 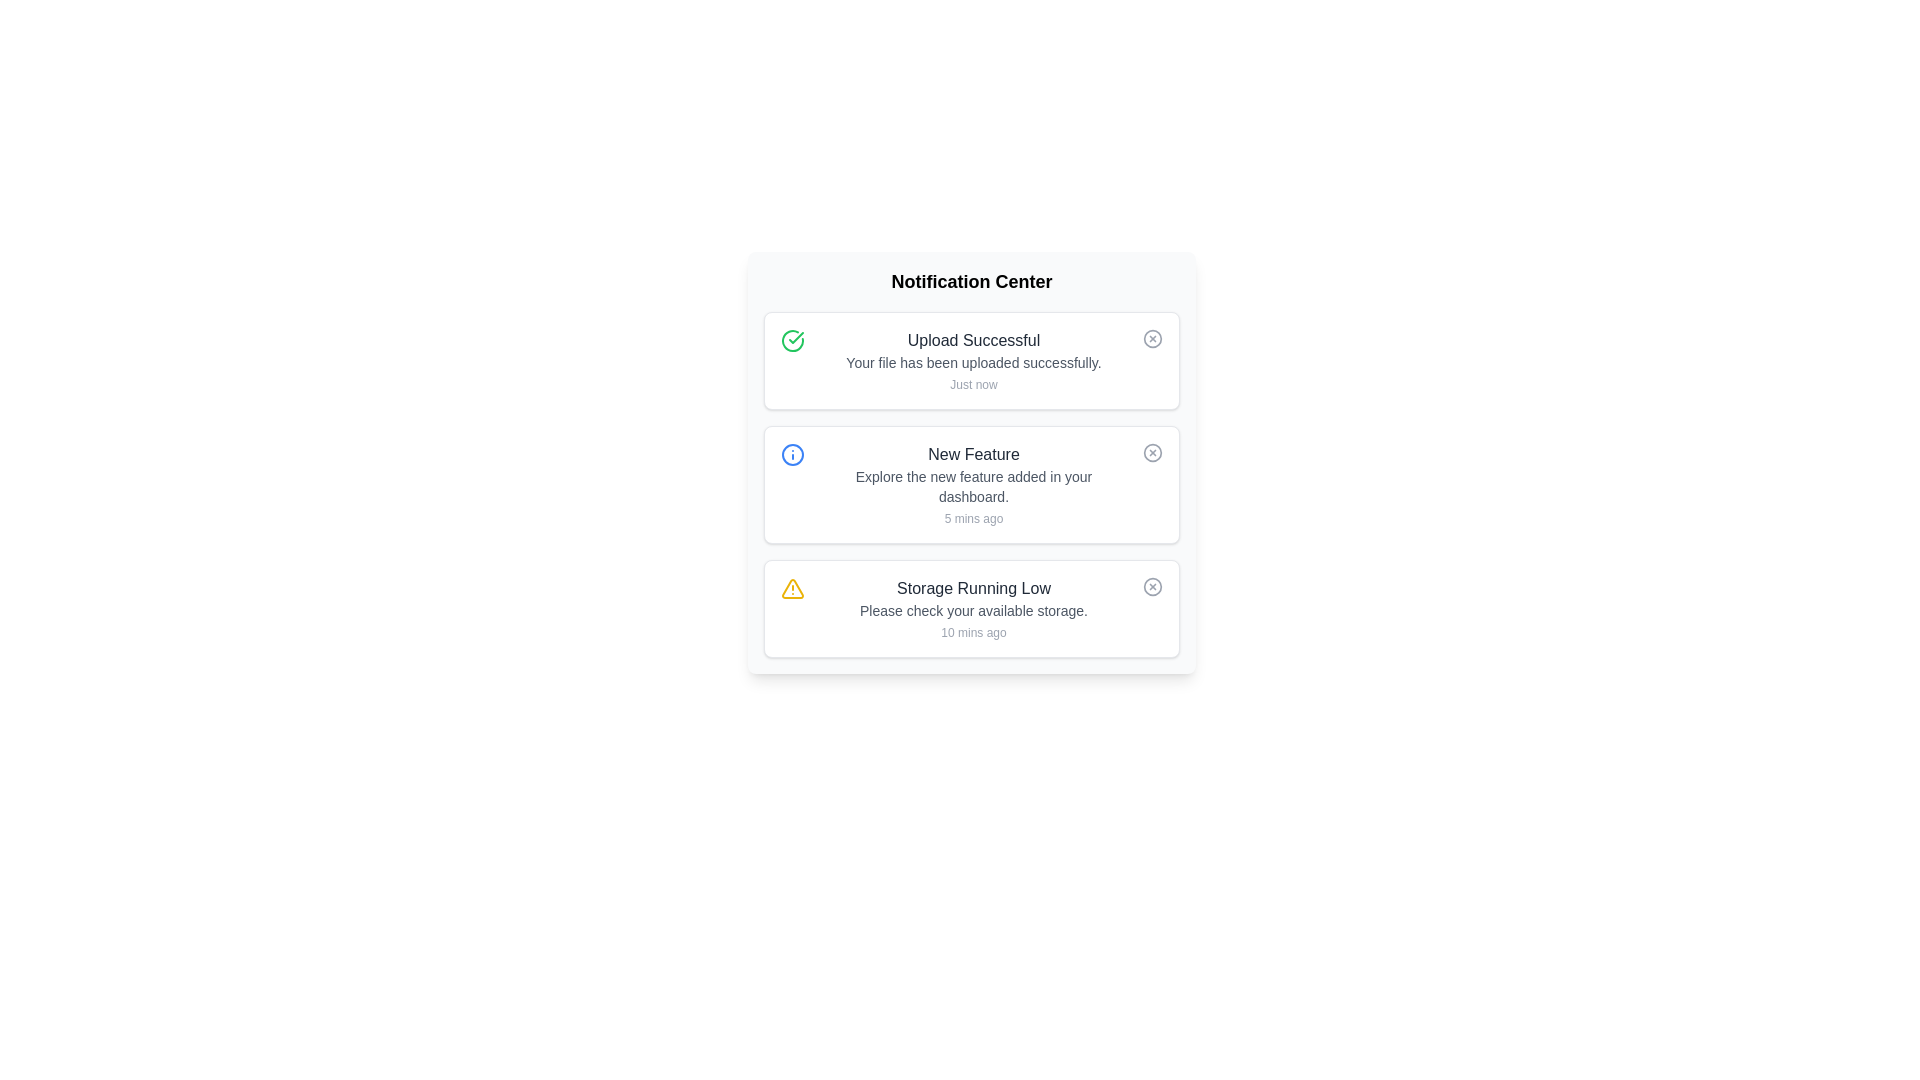 What do you see at coordinates (974, 455) in the screenshot?
I see `the bold text label reading 'New Feature' in the notification center interface, which is styled in dark gray and positioned at the top of its notification block` at bounding box center [974, 455].